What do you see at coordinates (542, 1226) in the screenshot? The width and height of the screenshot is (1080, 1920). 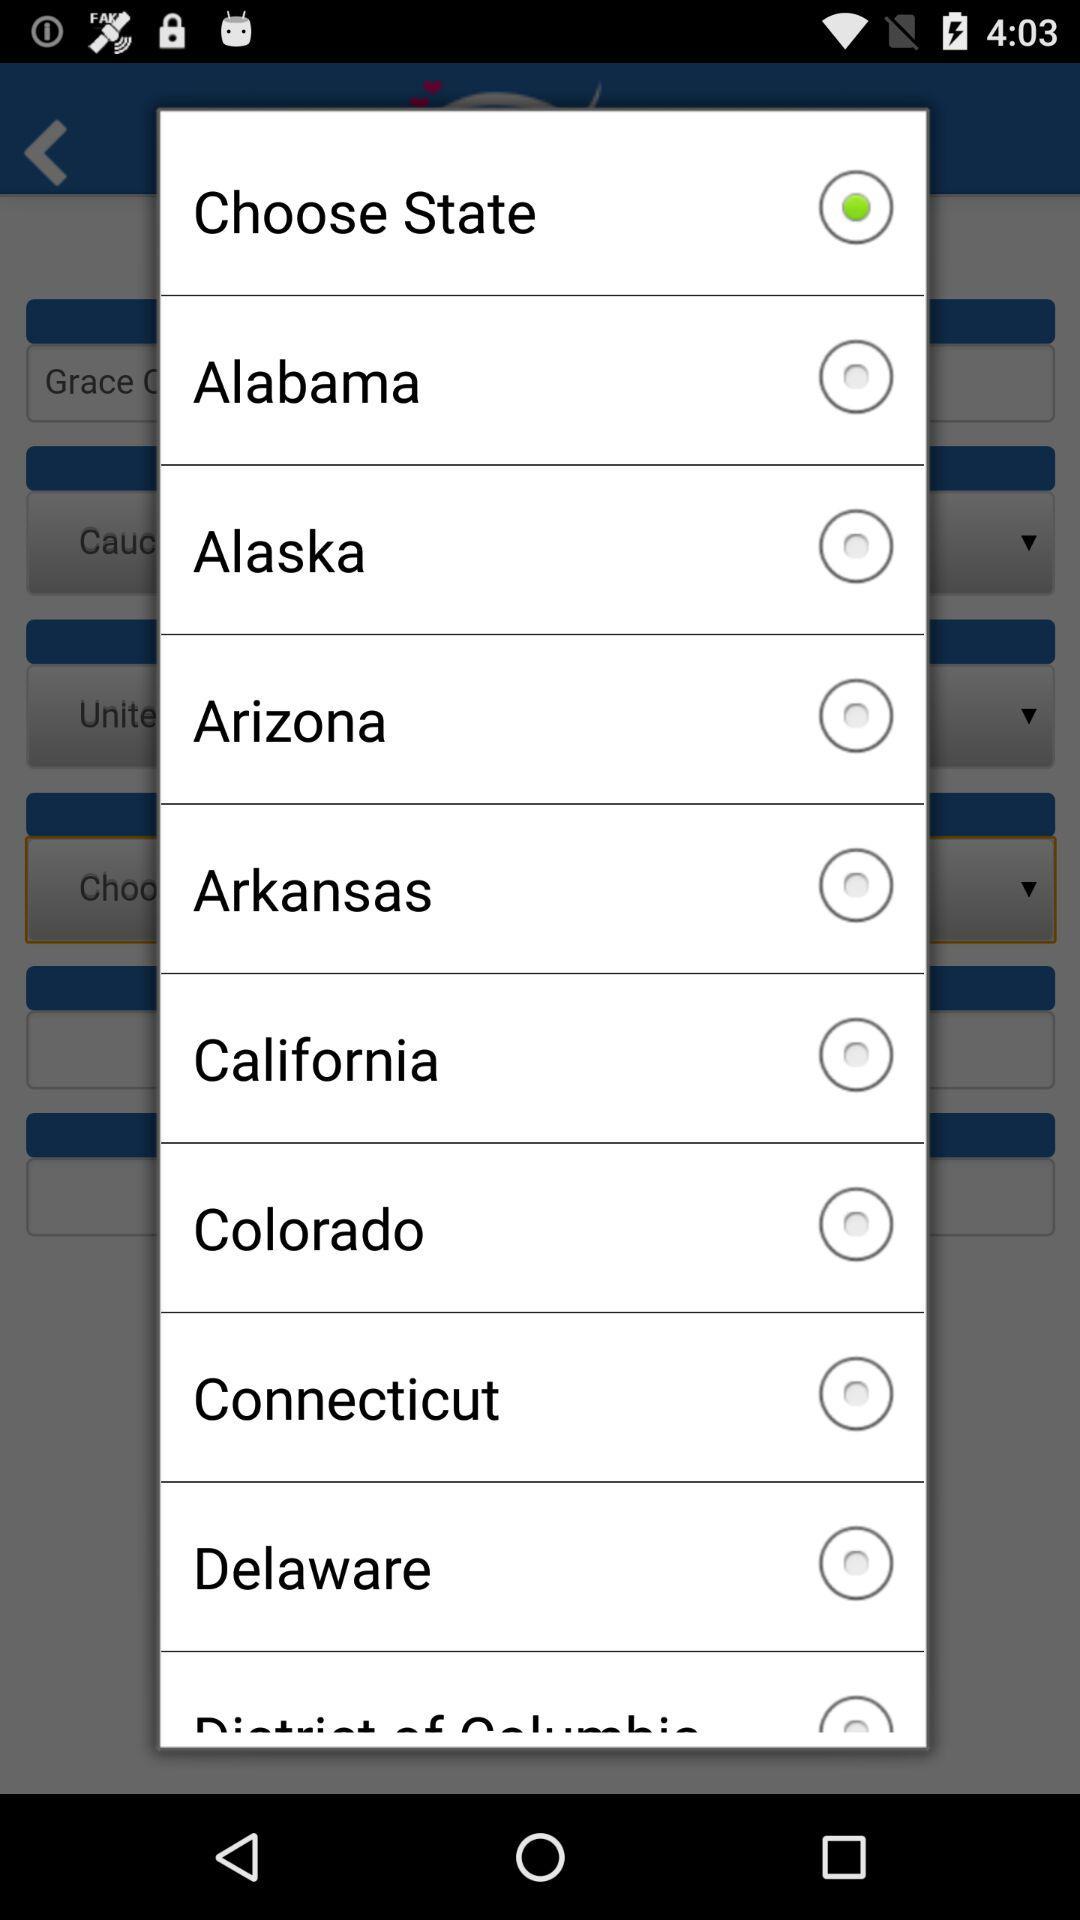 I see `the colorado icon` at bounding box center [542, 1226].